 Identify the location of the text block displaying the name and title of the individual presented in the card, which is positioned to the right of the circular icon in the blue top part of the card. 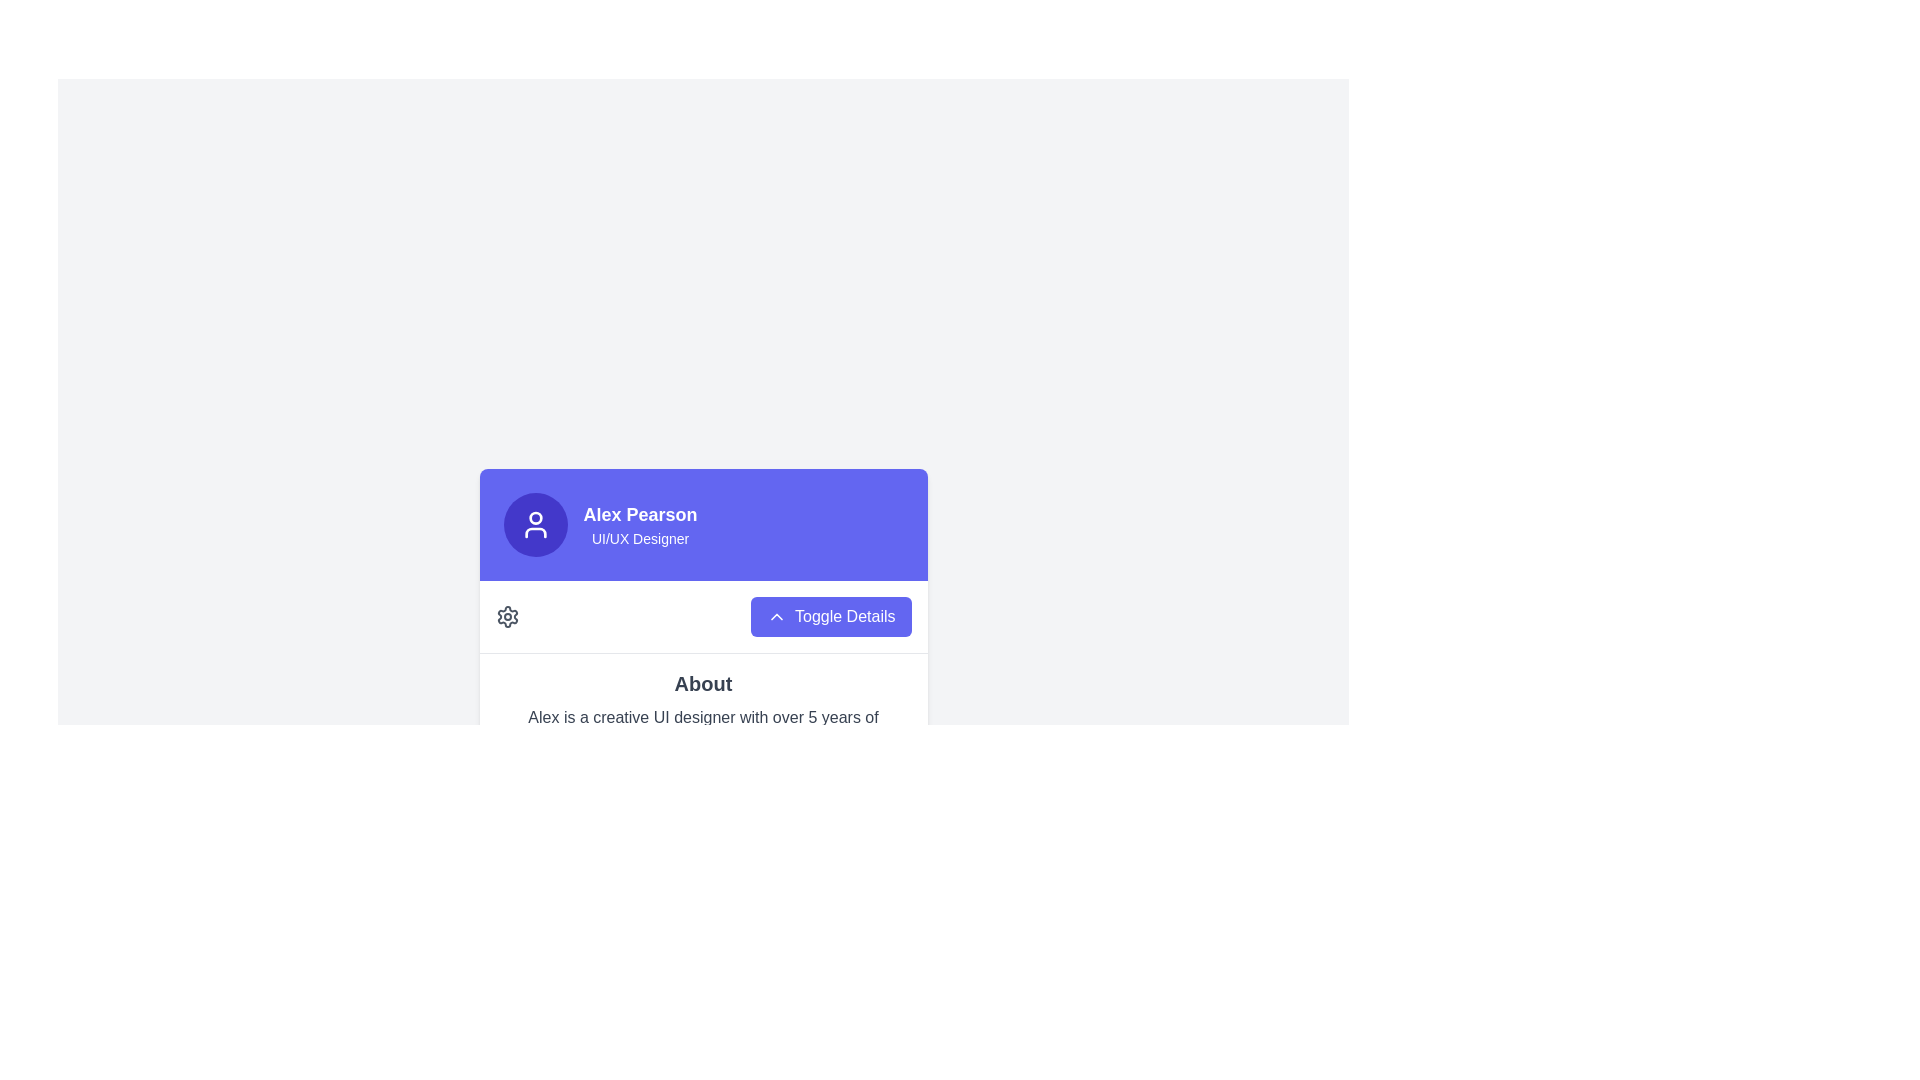
(640, 523).